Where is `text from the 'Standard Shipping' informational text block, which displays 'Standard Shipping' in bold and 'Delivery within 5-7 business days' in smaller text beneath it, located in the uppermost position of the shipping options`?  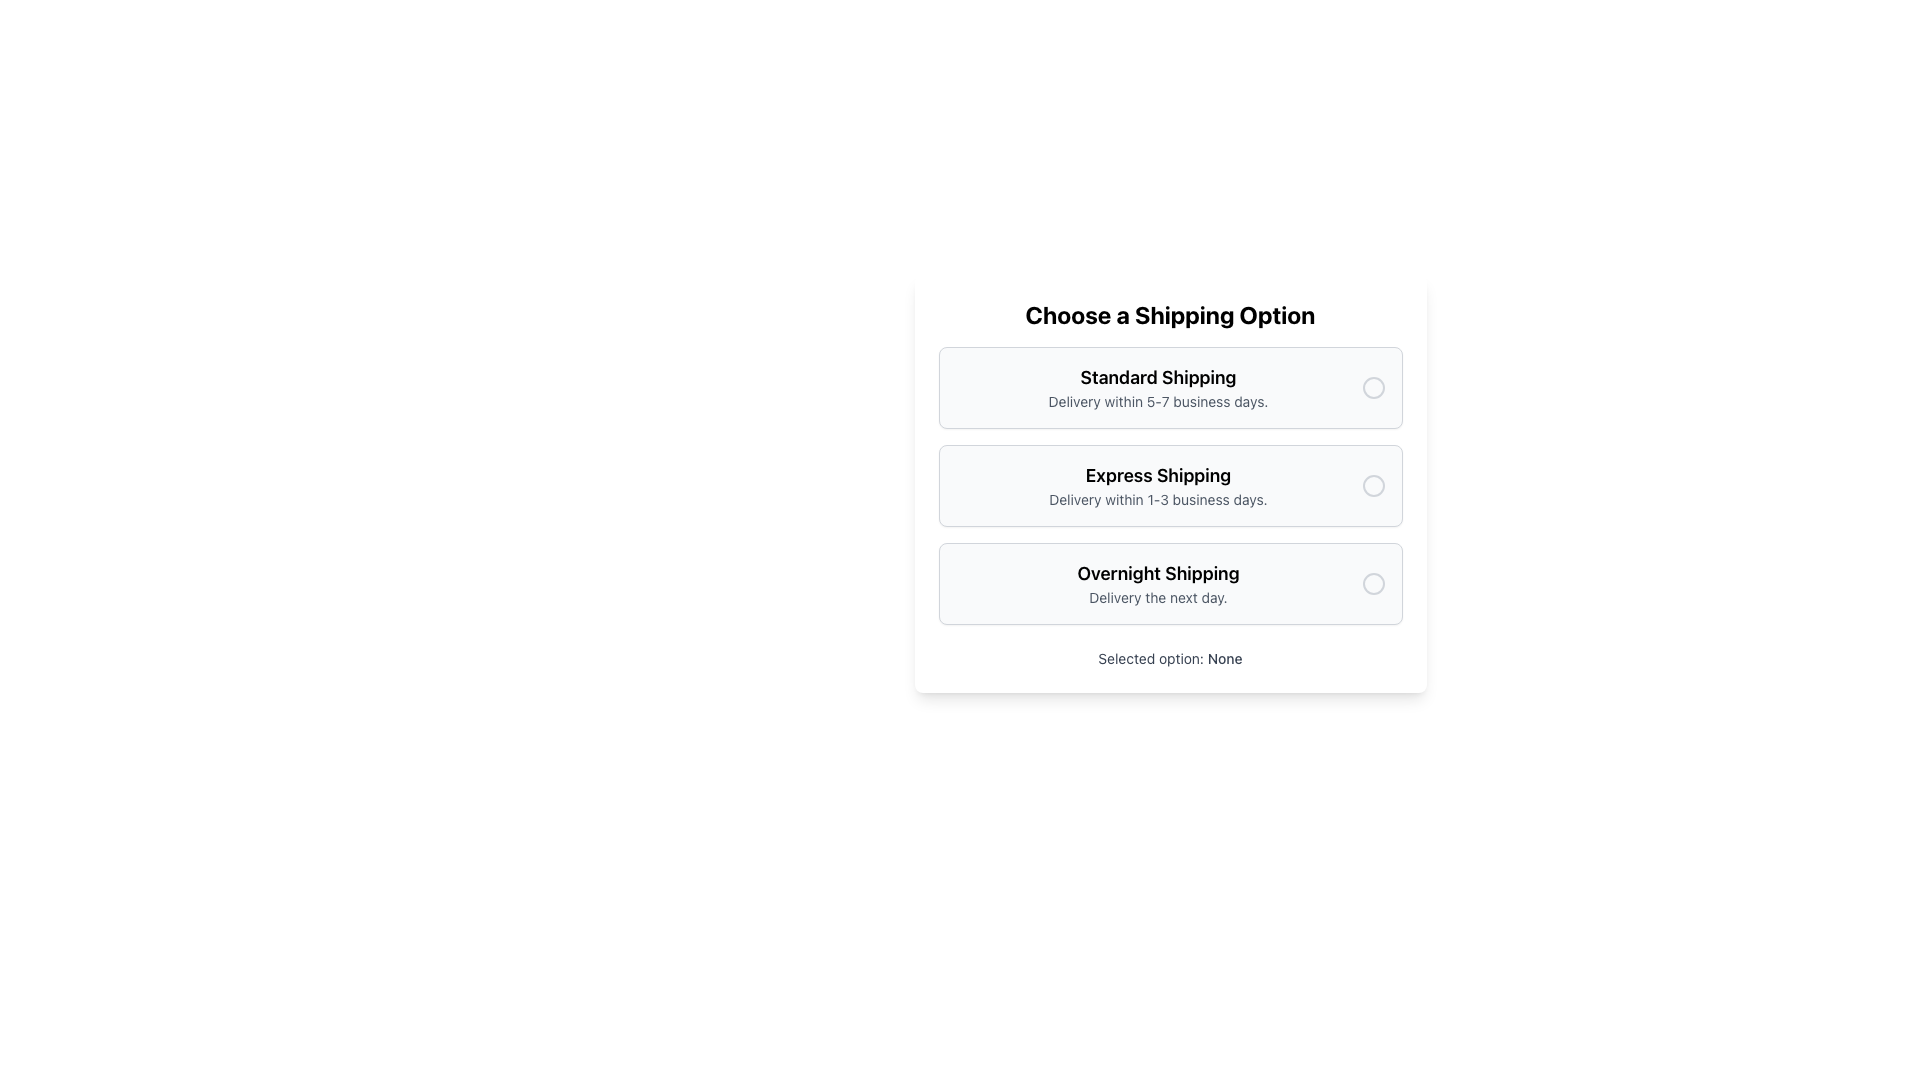
text from the 'Standard Shipping' informational text block, which displays 'Standard Shipping' in bold and 'Delivery within 5-7 business days' in smaller text beneath it, located in the uppermost position of the shipping options is located at coordinates (1158, 388).